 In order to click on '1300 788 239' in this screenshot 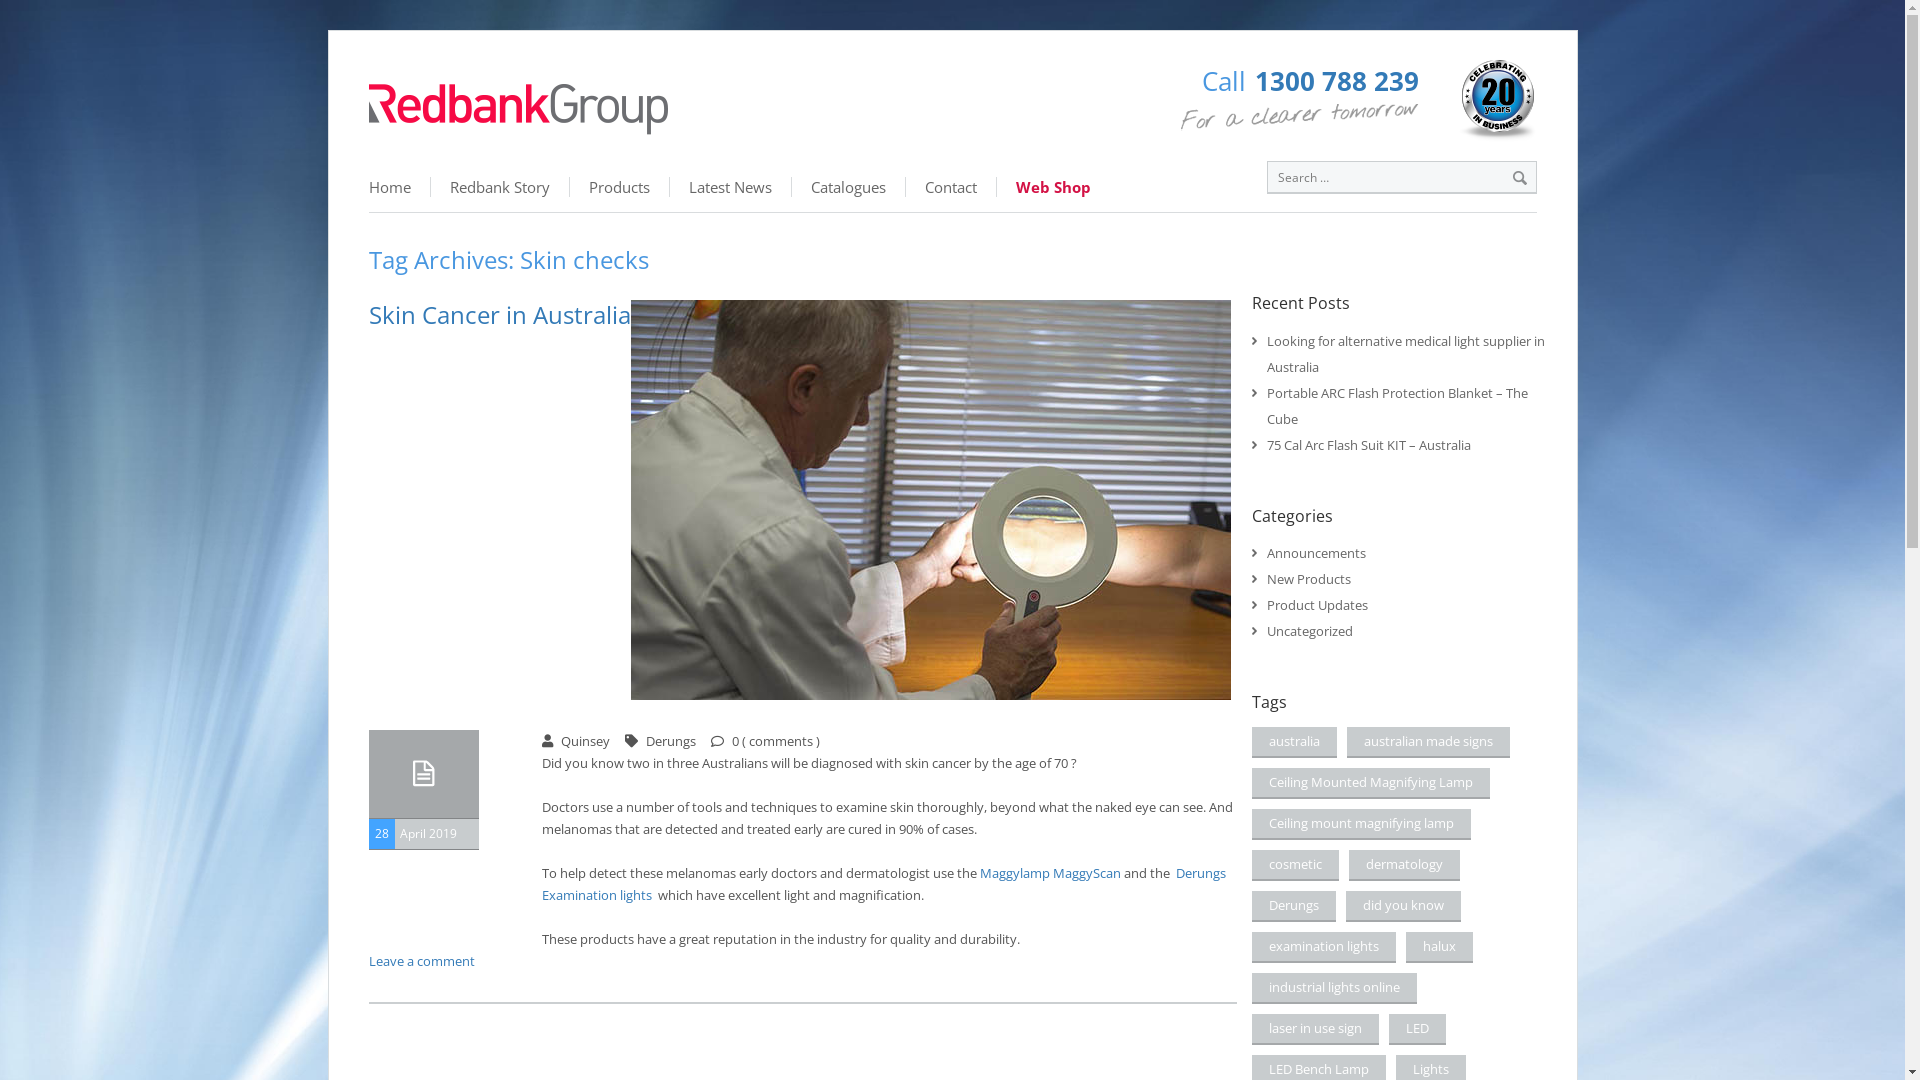, I will do `click(1337, 80)`.